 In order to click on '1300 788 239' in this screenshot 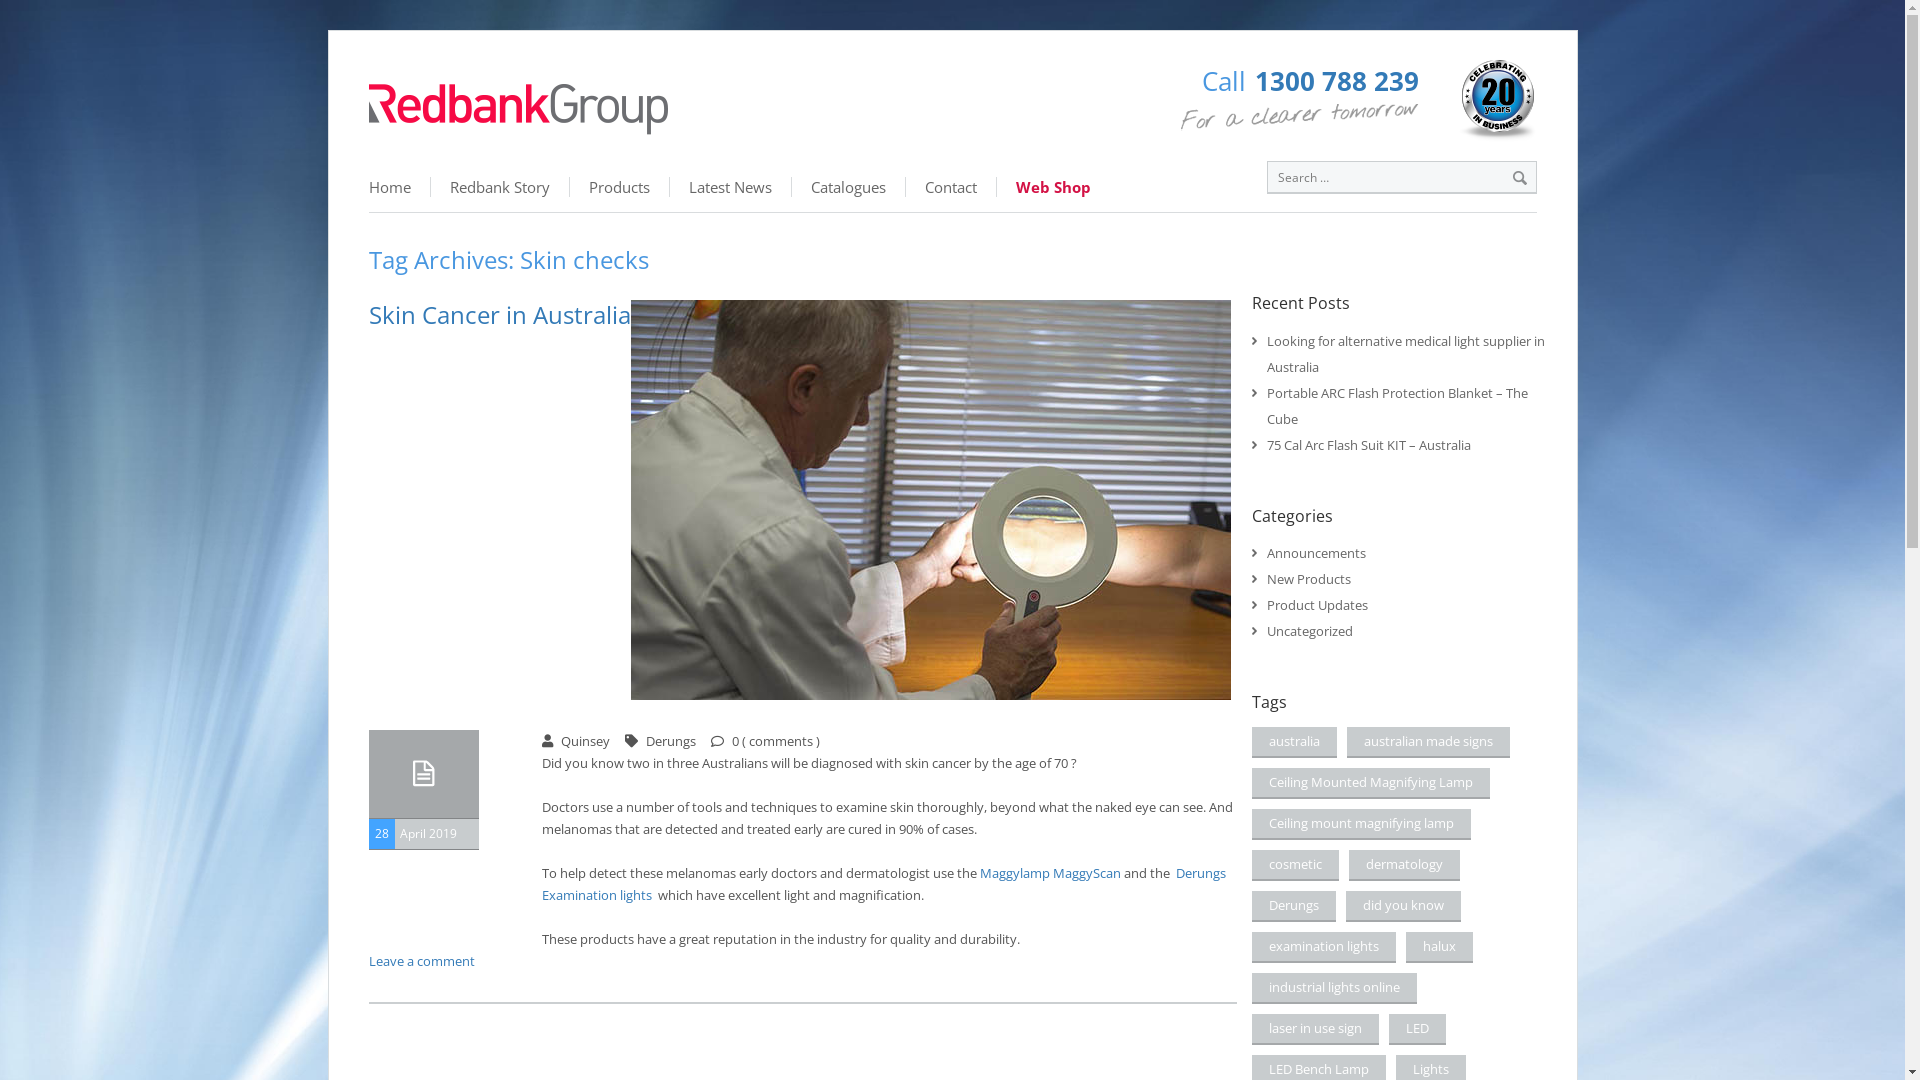, I will do `click(1337, 80)`.